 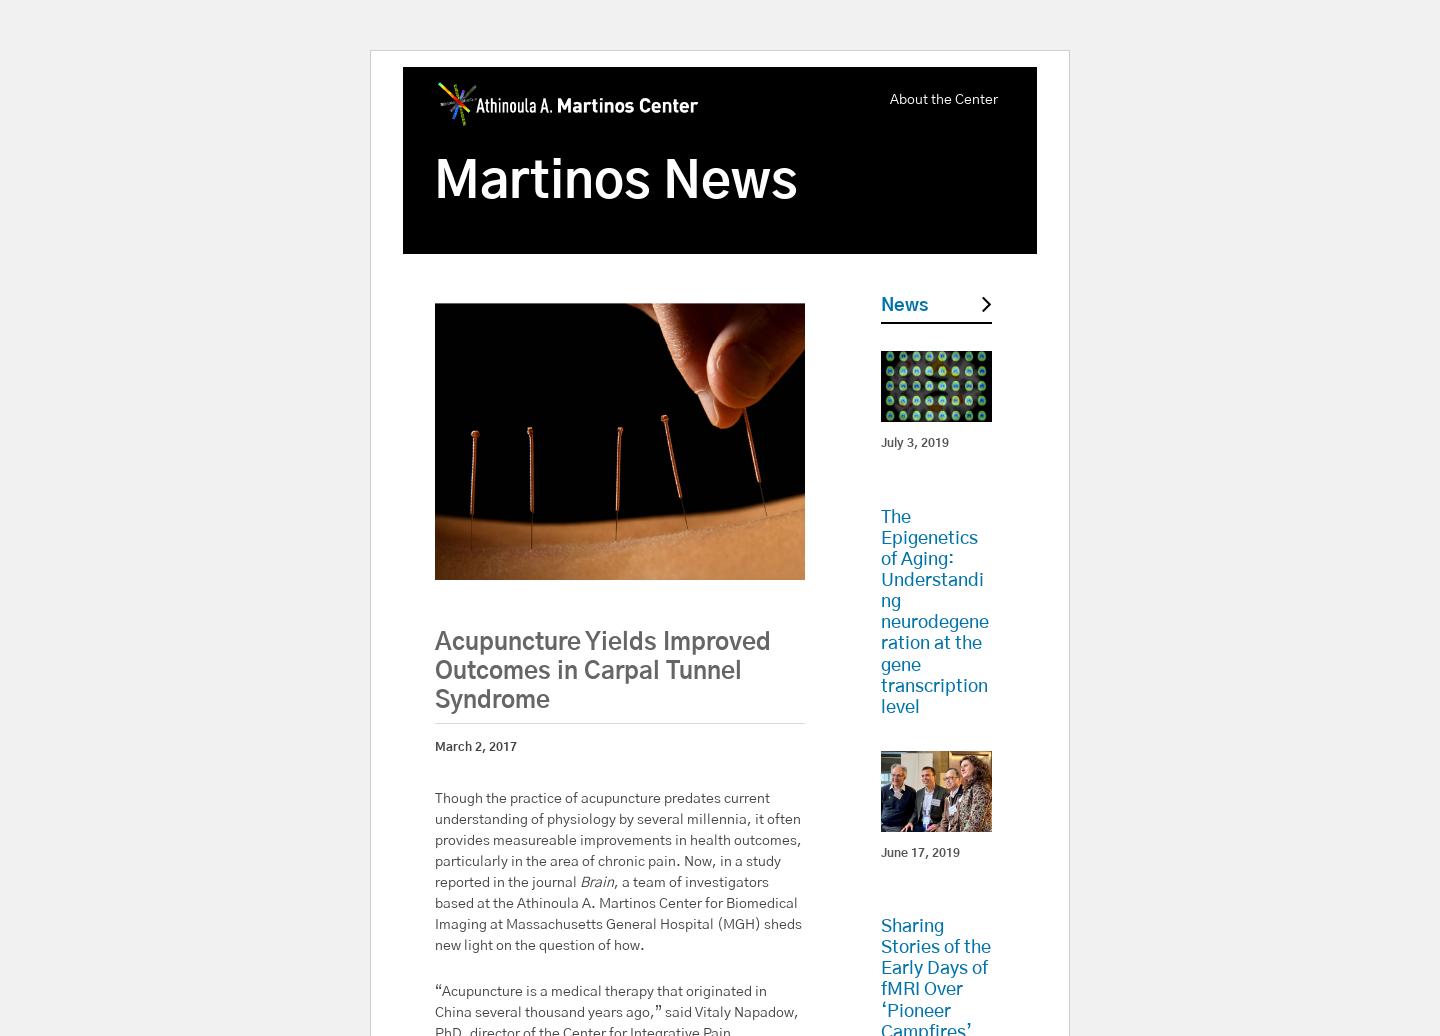 I want to click on 'Acupuncture Yields Improved Outcomes in Carpal Tunnel Syndrome', so click(x=601, y=671).